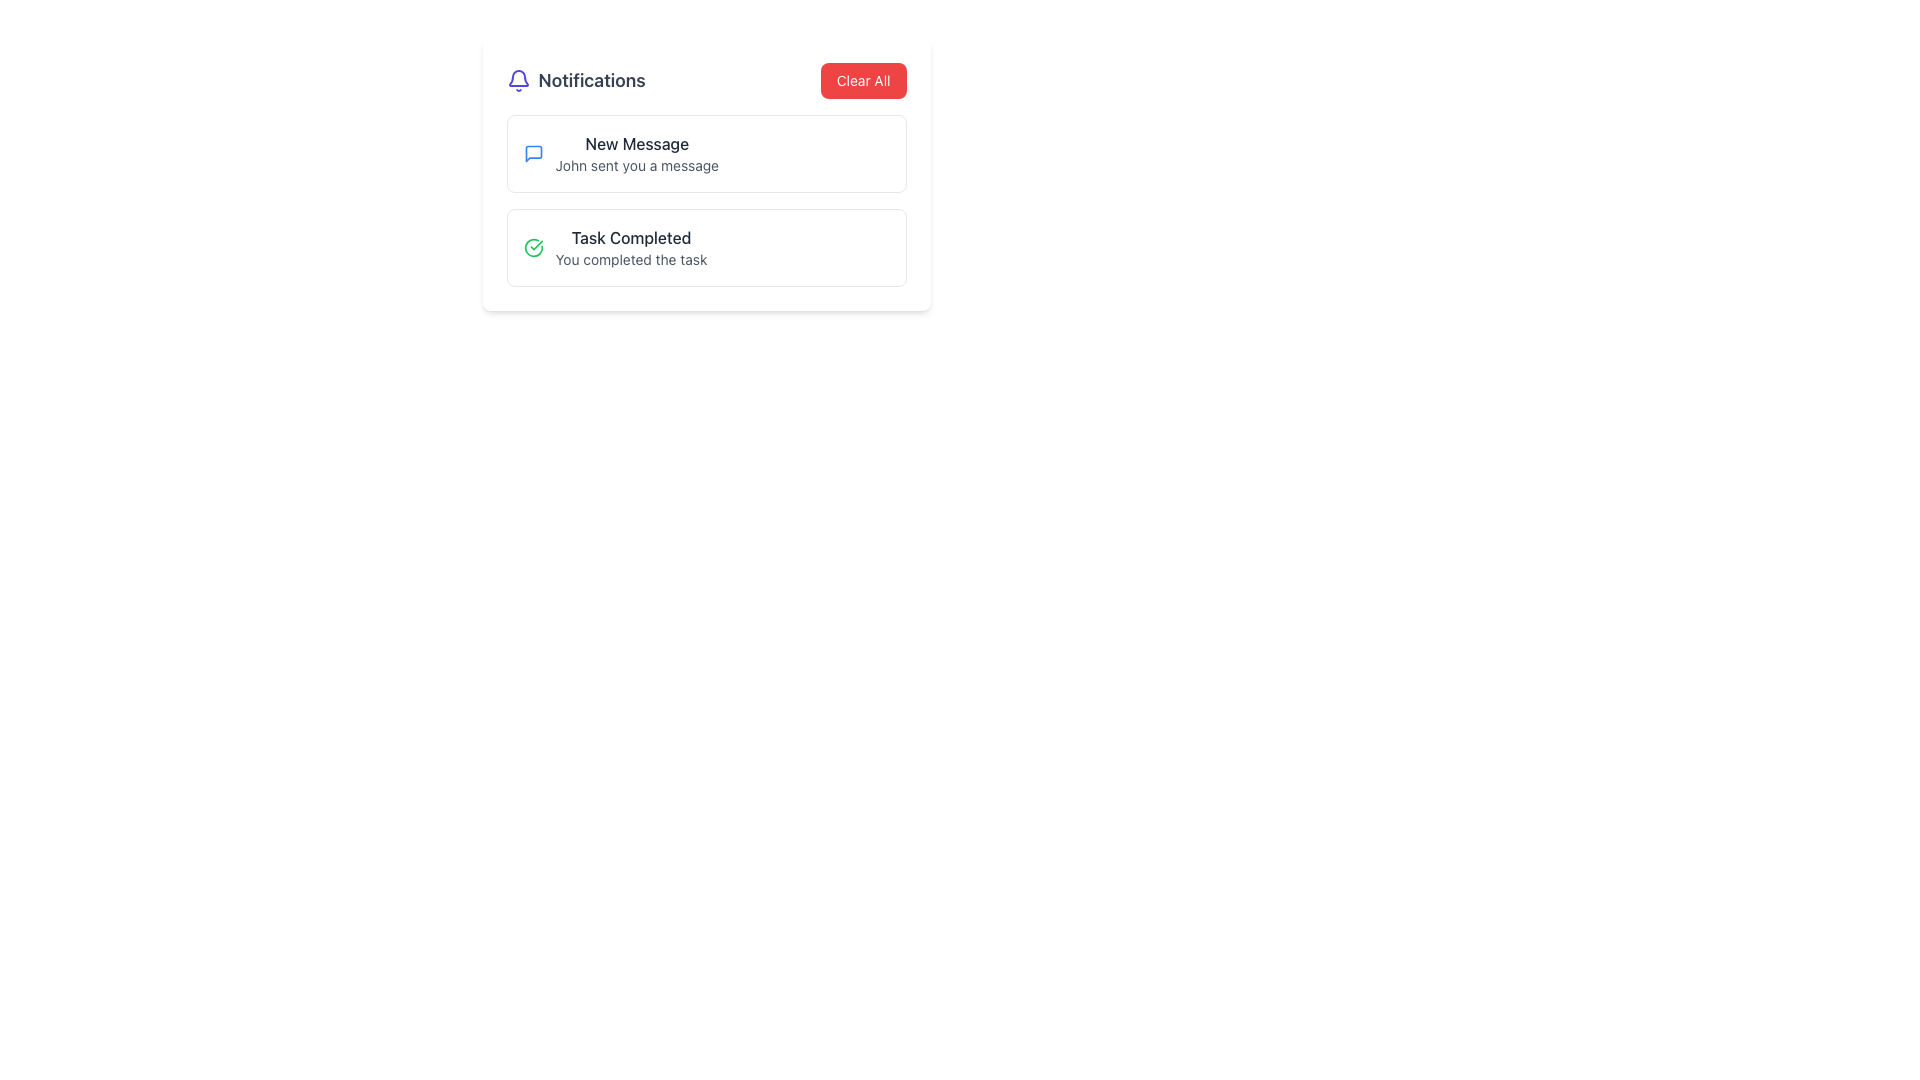  Describe the element at coordinates (518, 80) in the screenshot. I see `the indigo bell icon representing notifications, located to the left of the 'Notifications' section title` at that location.